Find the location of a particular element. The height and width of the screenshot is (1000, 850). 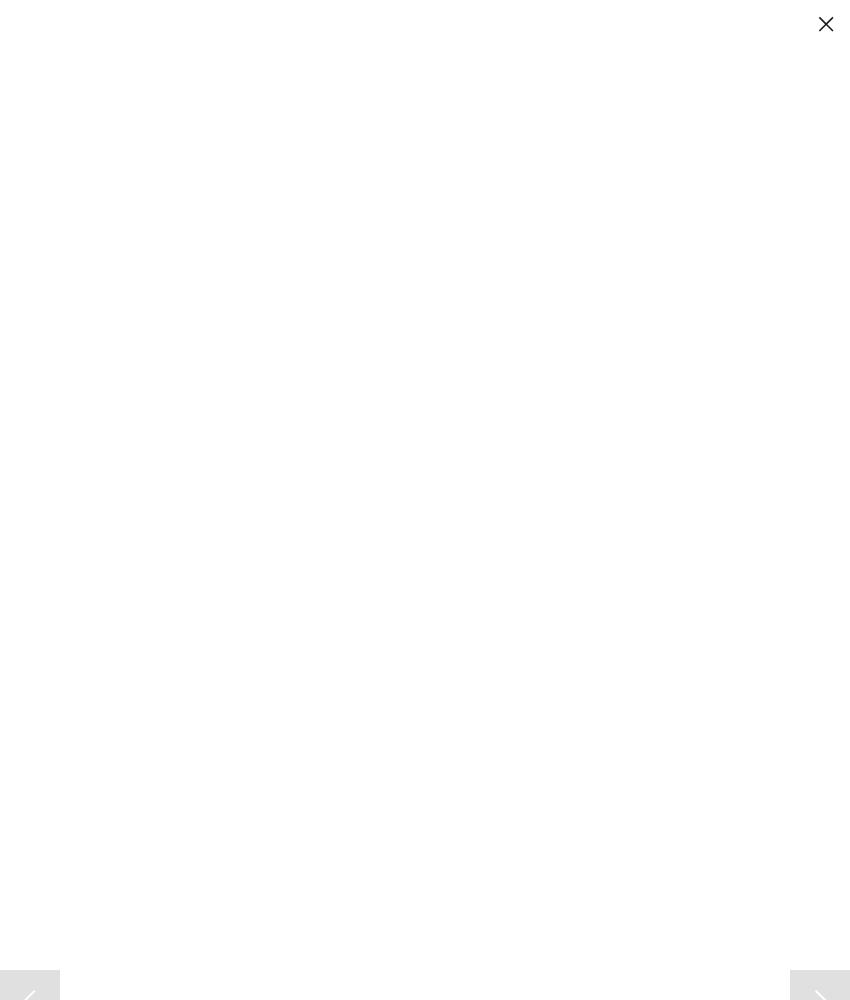

'Don Lansu for the Northwest Herald:Crystal Lake So. Sr. Katy Hoenle makes
the defensive play at the net, during action against Lake Zurich. The match
took place at Huntley H.S. and was a super sectional 4a game.' is located at coordinates (642, 675).